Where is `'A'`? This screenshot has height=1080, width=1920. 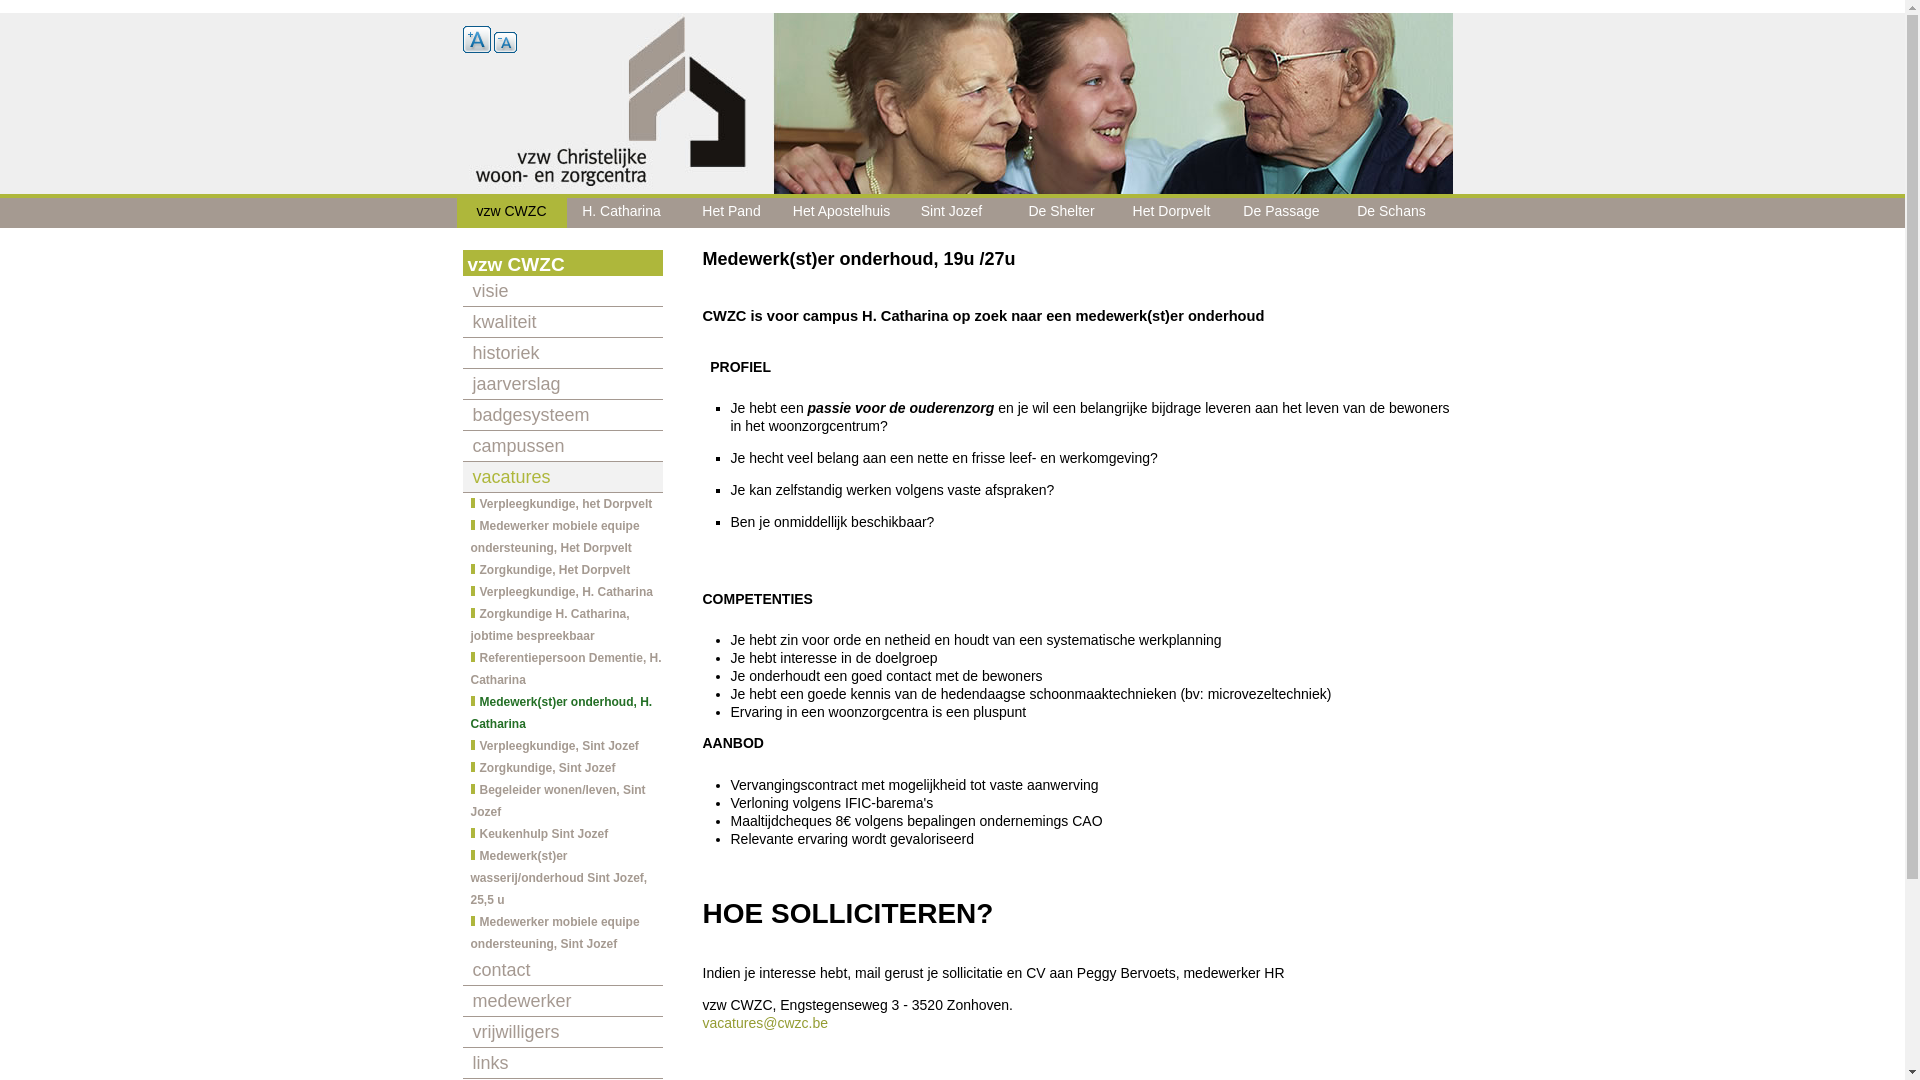 'A' is located at coordinates (474, 39).